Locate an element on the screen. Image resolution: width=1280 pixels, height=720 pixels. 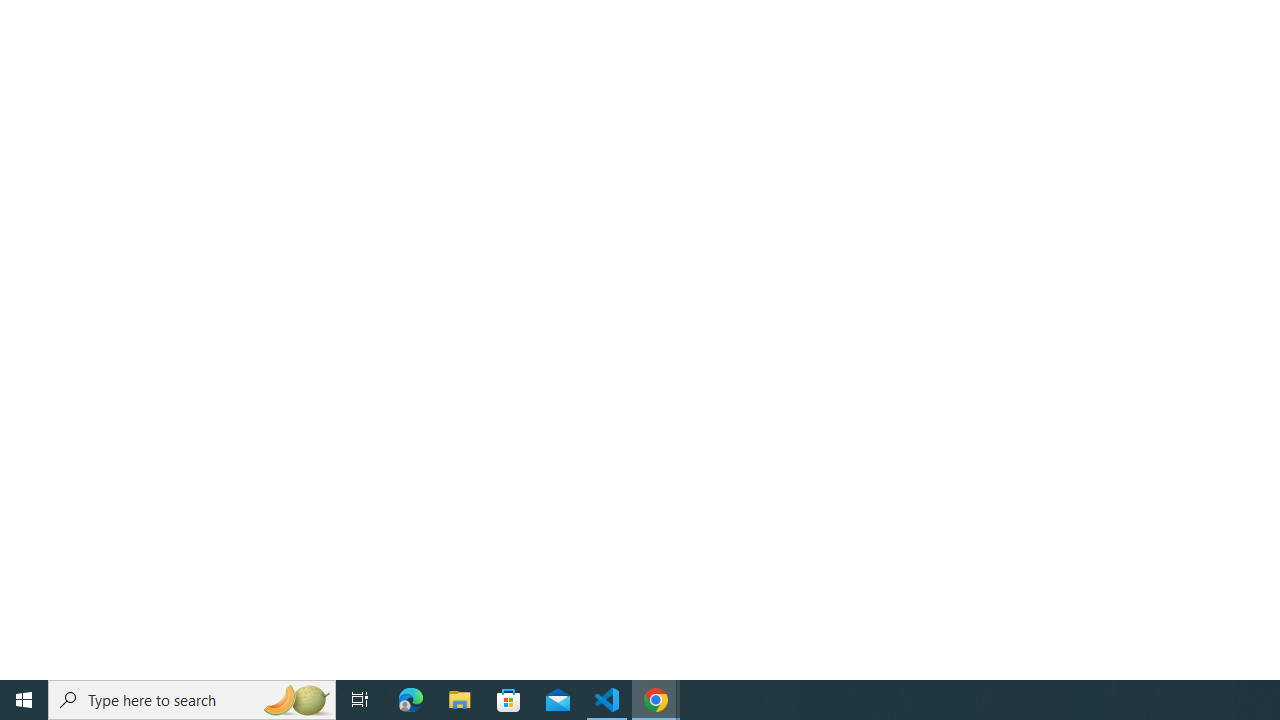
'Visual Studio Code - 1 running window' is located at coordinates (606, 698).